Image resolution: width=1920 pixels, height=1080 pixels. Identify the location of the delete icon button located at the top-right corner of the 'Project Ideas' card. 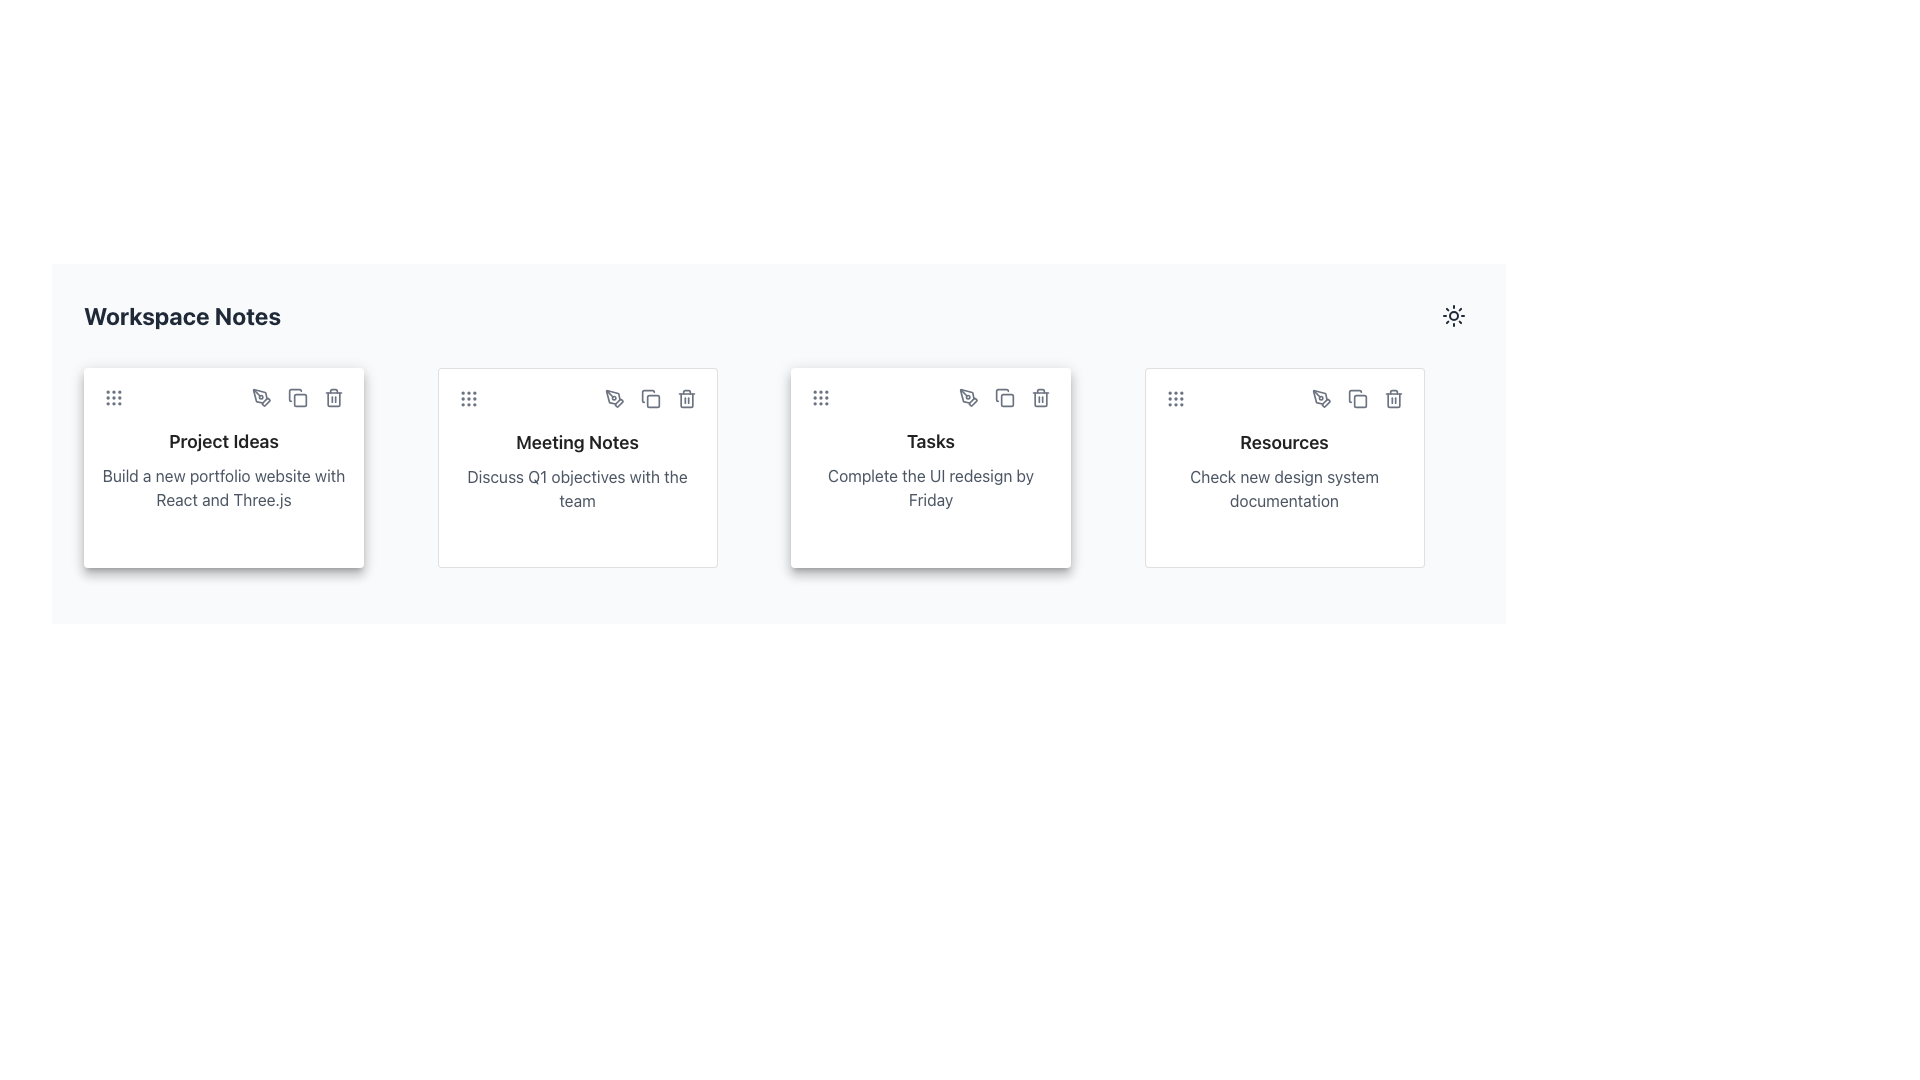
(334, 397).